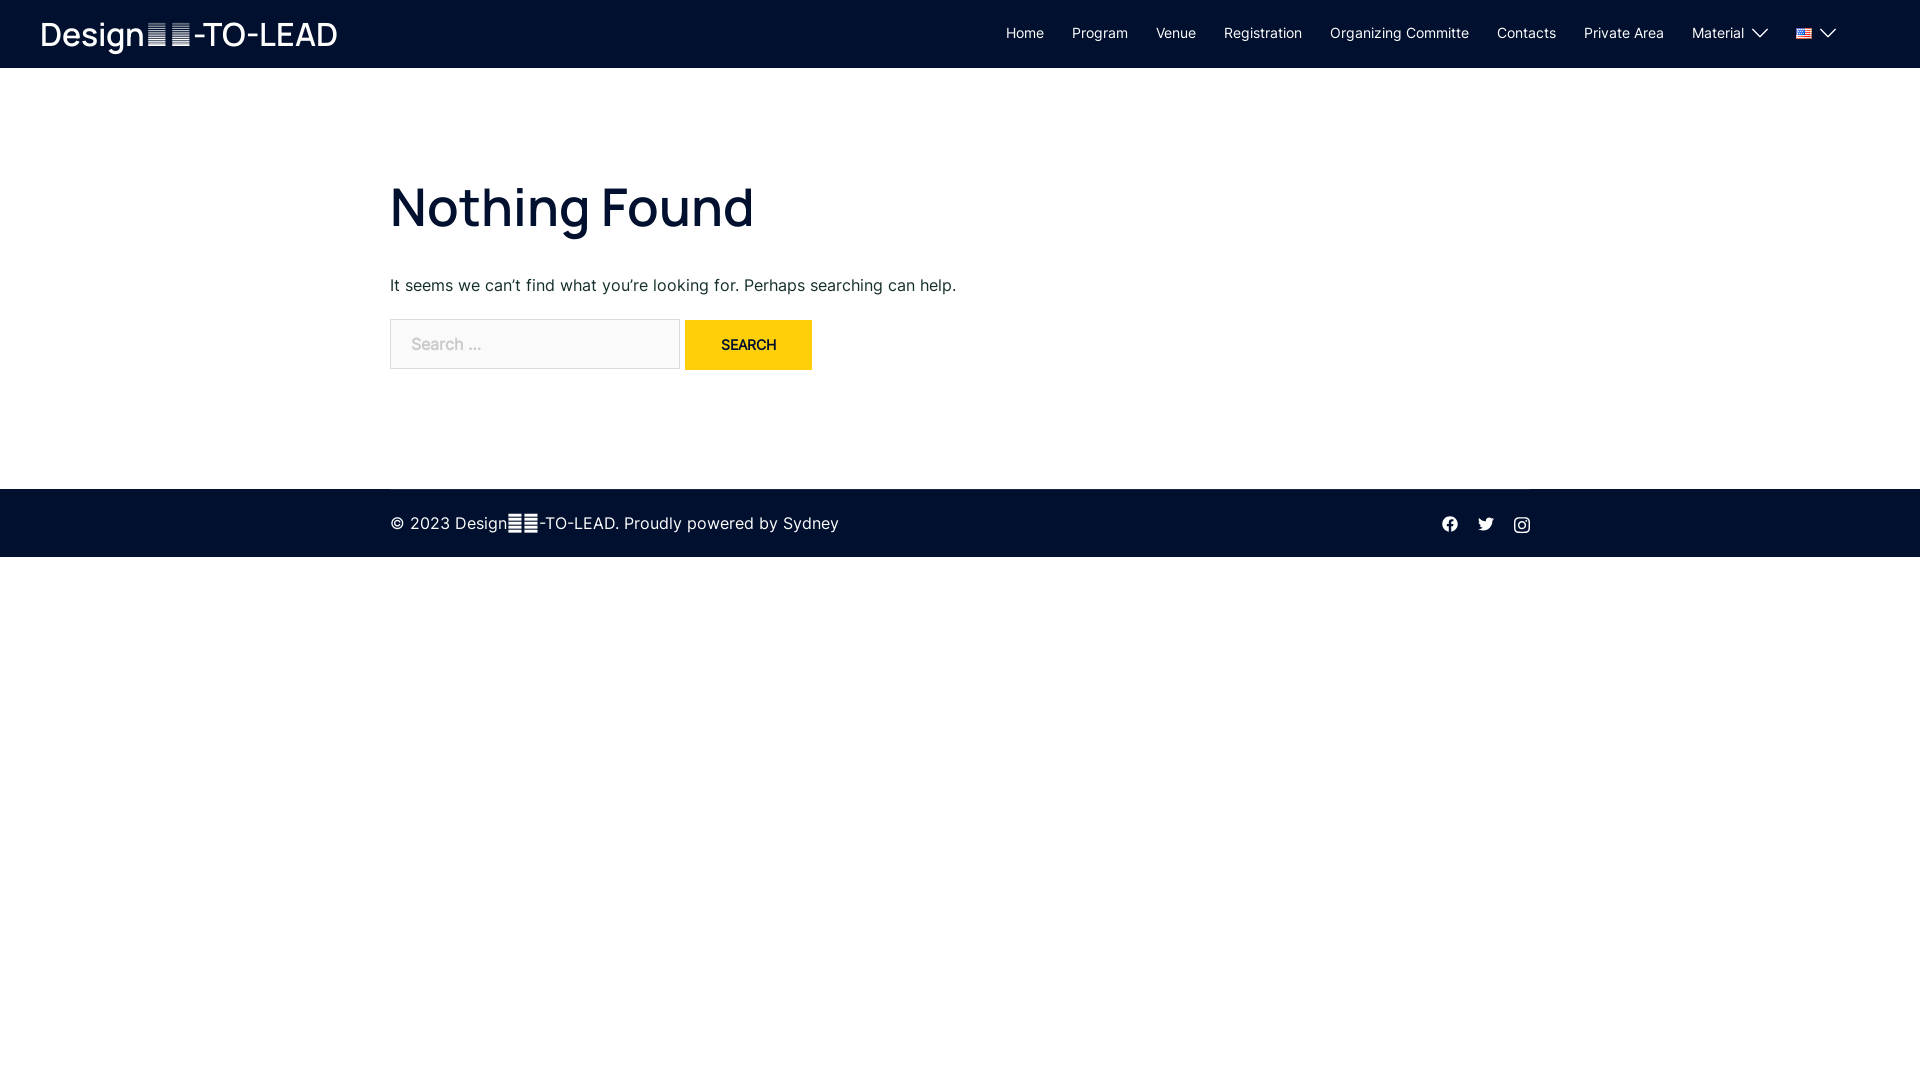 This screenshot has height=1080, width=1920. Describe the element at coordinates (1261, 33) in the screenshot. I see `'Registration'` at that location.